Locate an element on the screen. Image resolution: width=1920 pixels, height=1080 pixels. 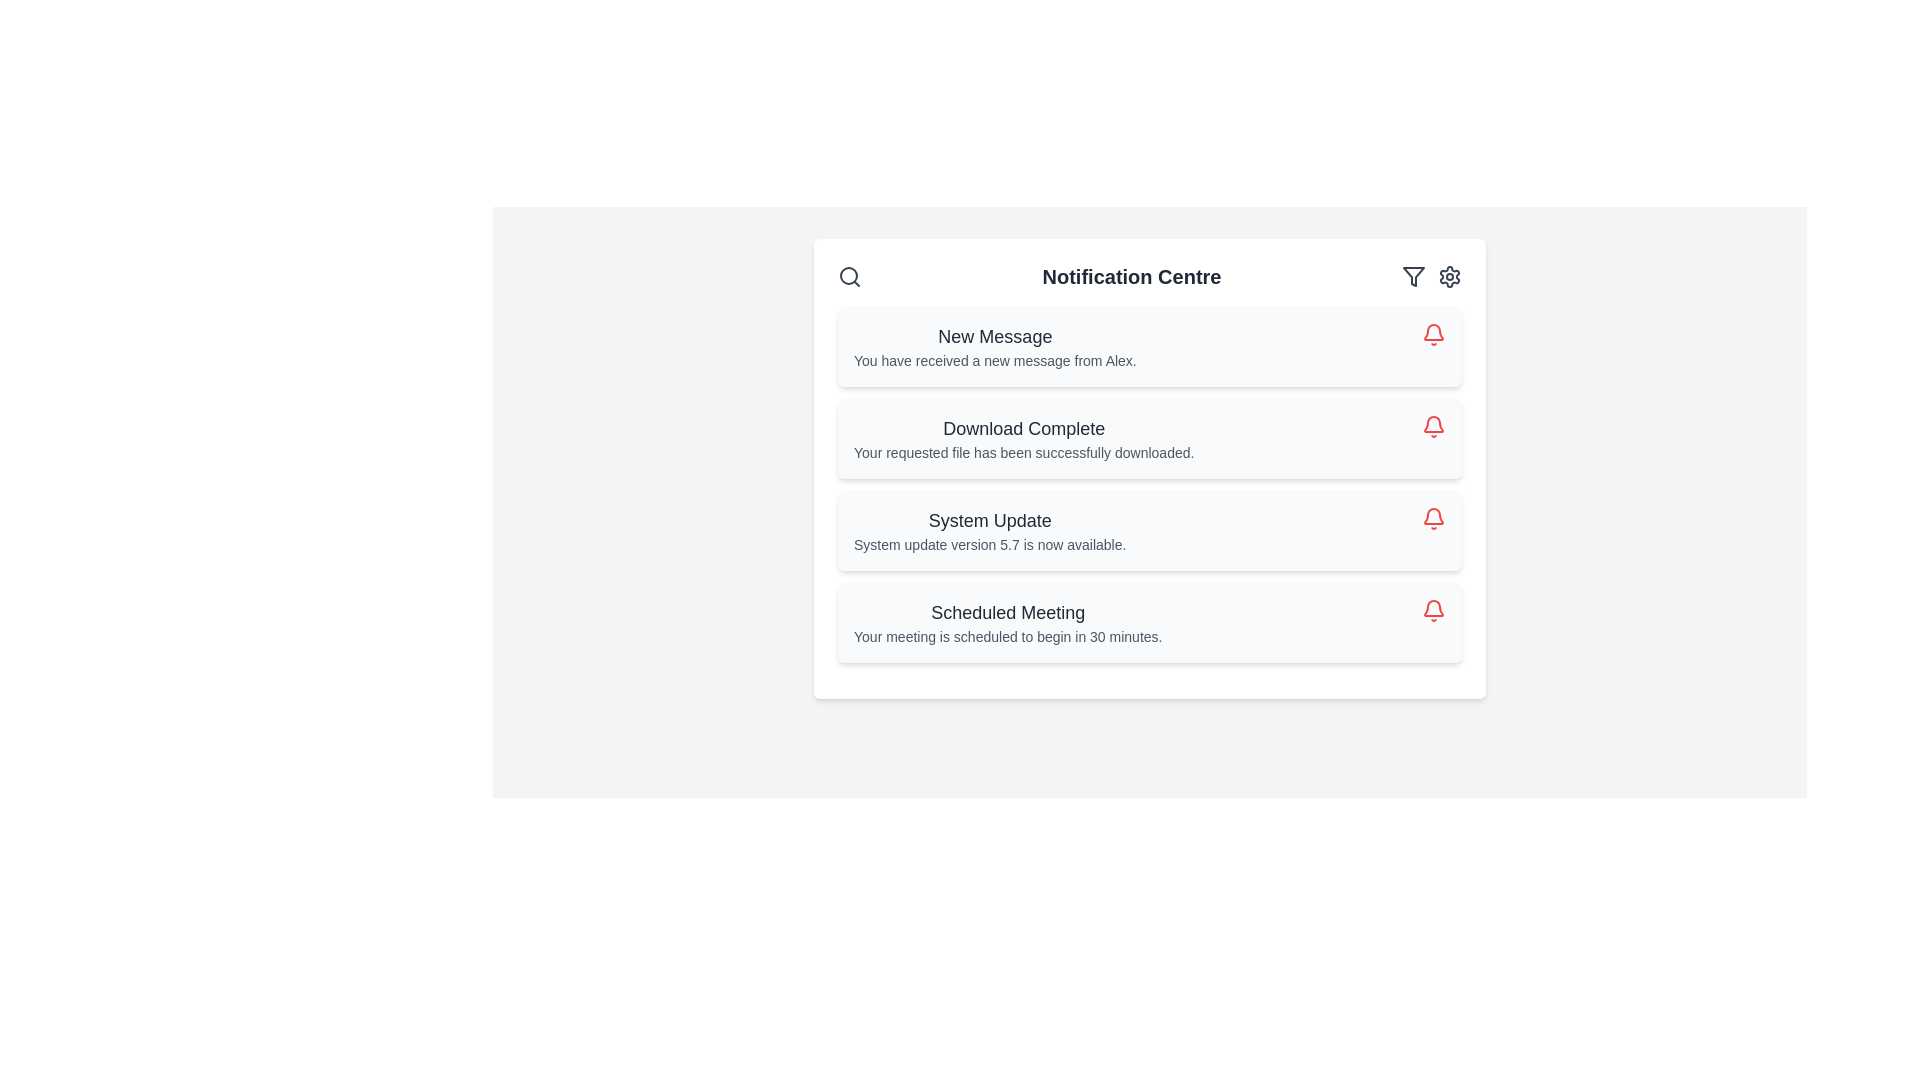
the Notification Card that indicates the successful completion of a file download, located between the 'New Message' and 'System Update' notifications in the notification center is located at coordinates (1150, 438).